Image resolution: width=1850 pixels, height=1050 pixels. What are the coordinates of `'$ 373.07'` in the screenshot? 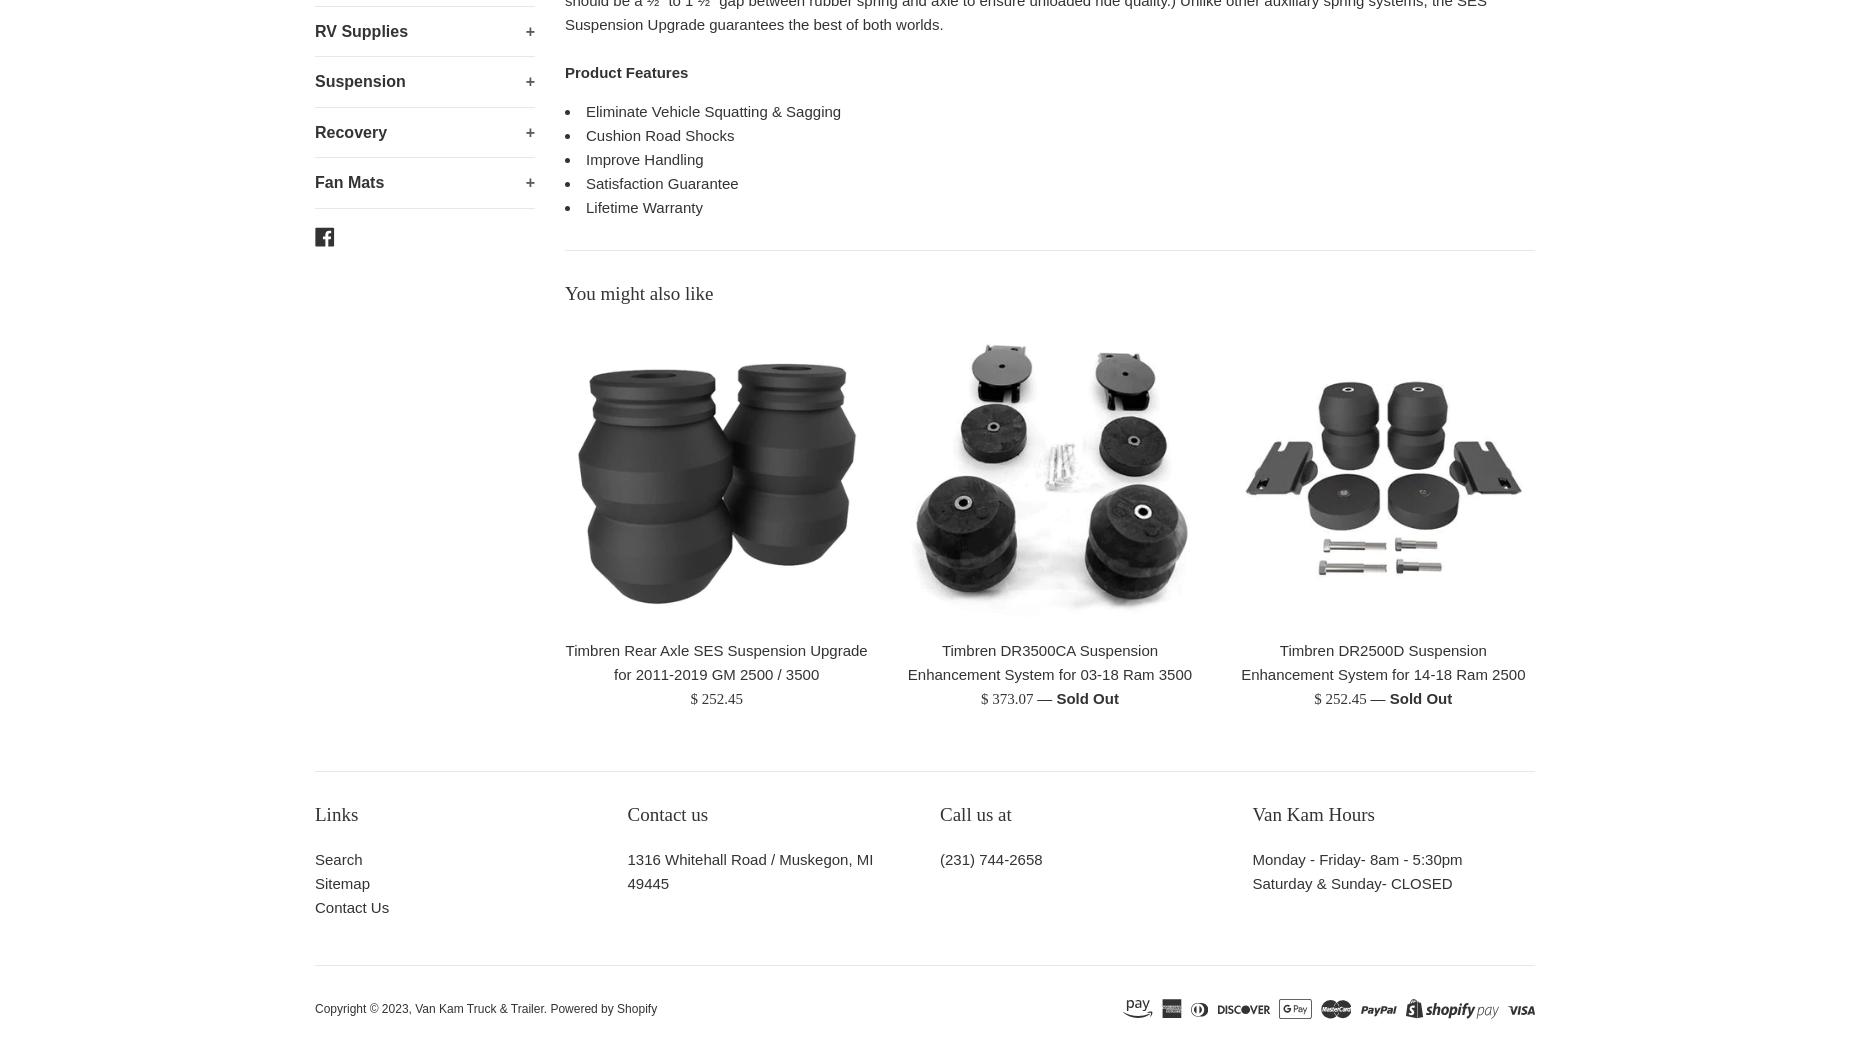 It's located at (1007, 698).